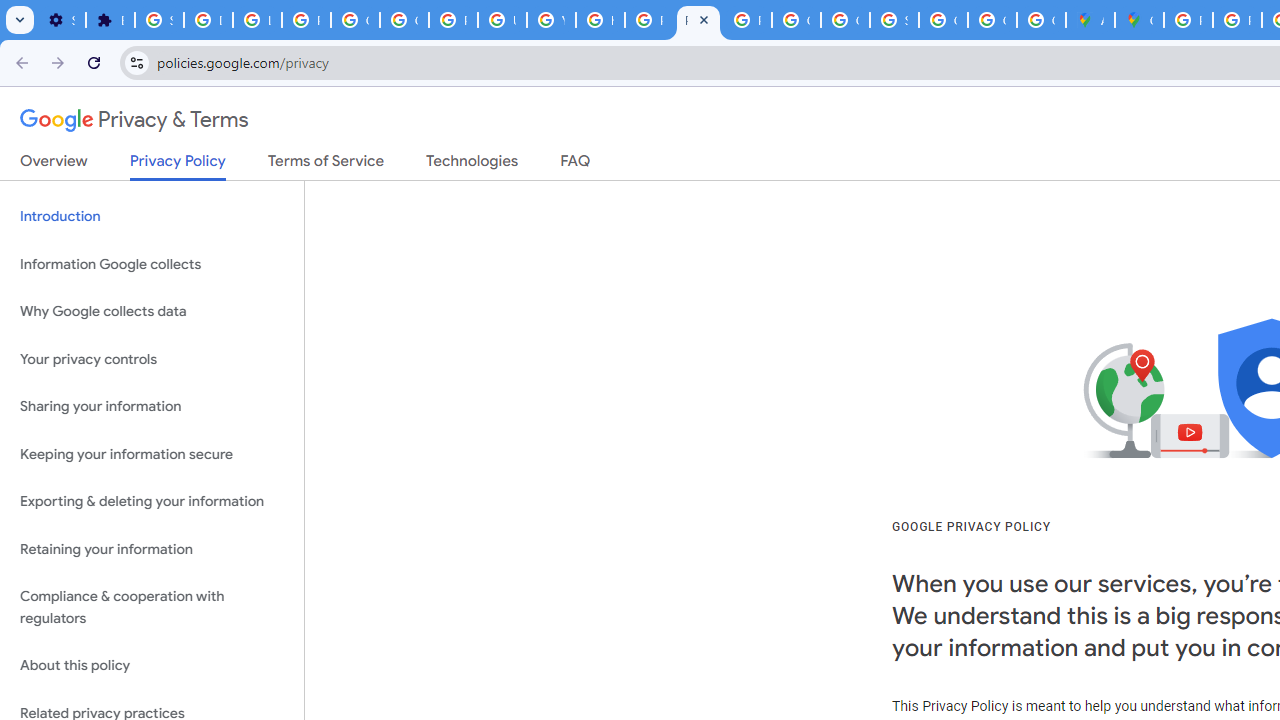 This screenshot has width=1280, height=720. Describe the element at coordinates (403, 20) in the screenshot. I see `'Google Account Help'` at that location.